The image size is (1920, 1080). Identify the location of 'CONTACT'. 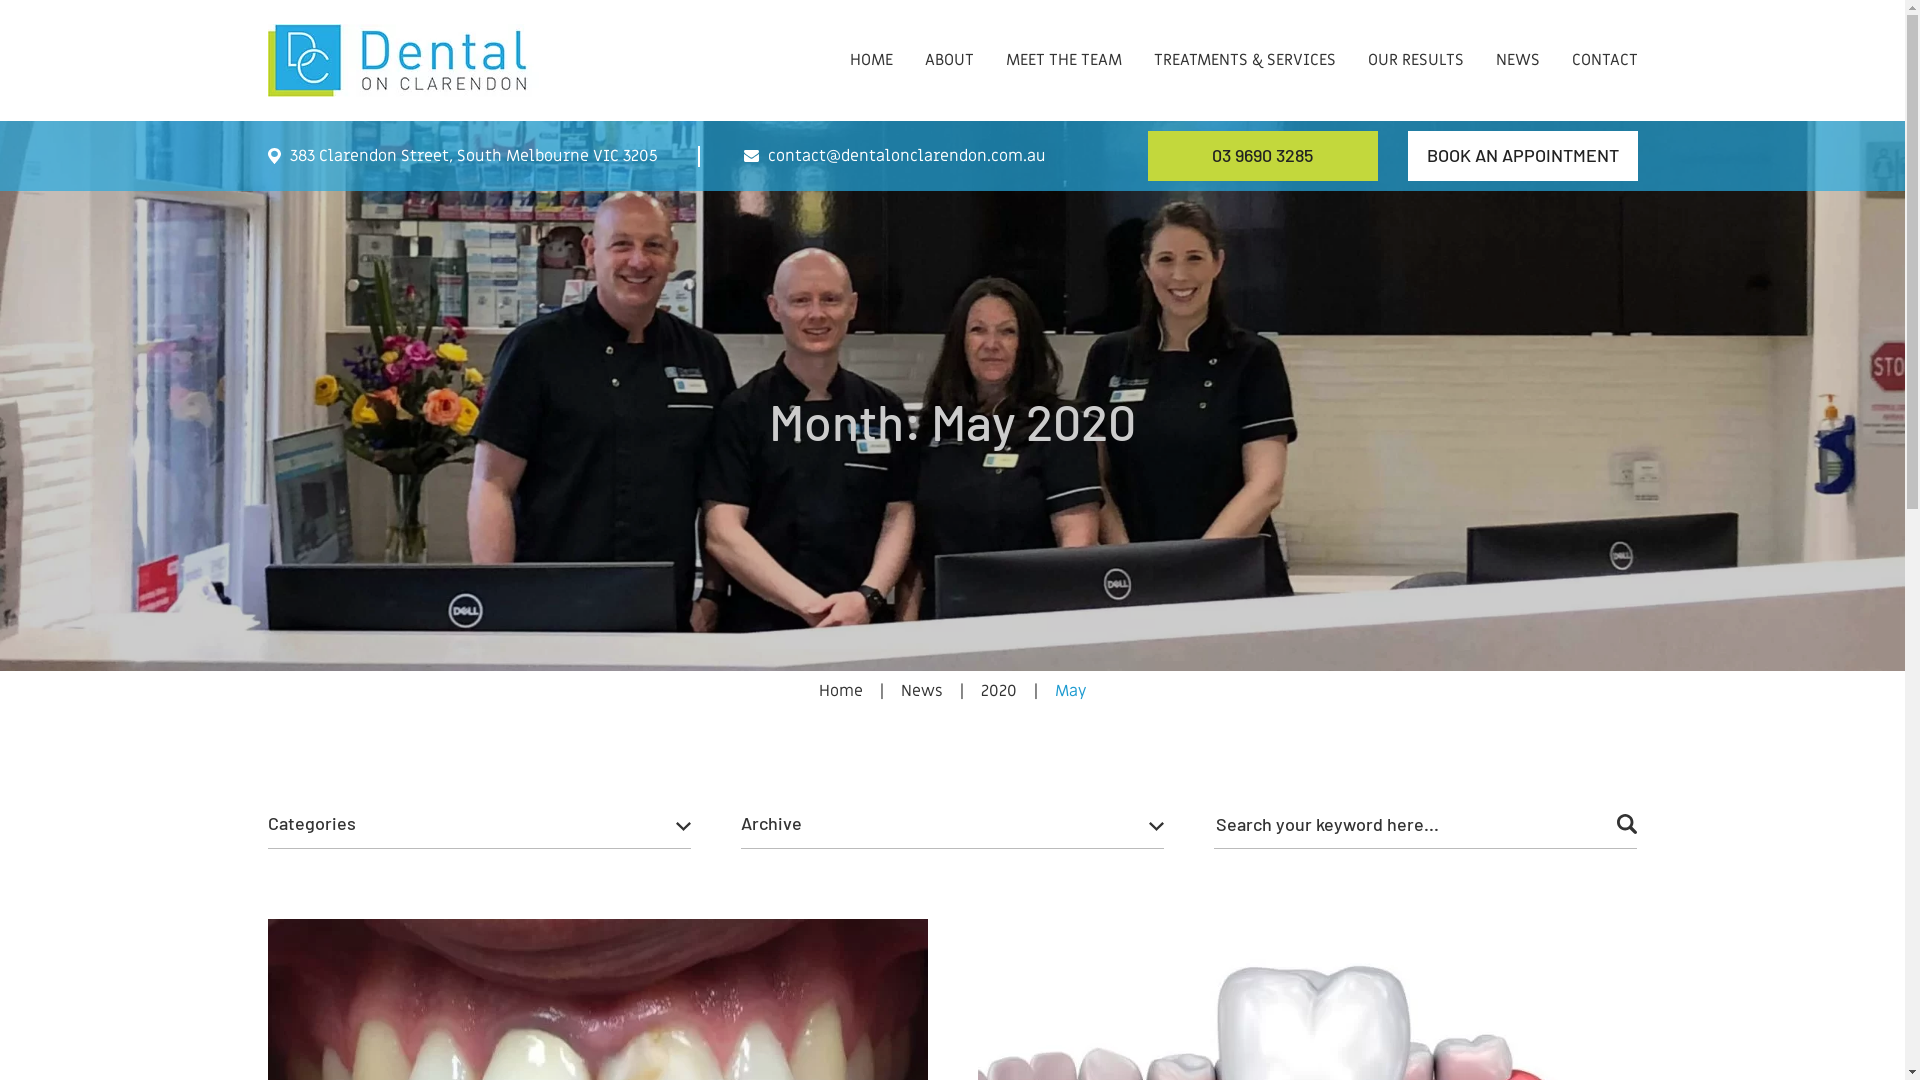
(1604, 40).